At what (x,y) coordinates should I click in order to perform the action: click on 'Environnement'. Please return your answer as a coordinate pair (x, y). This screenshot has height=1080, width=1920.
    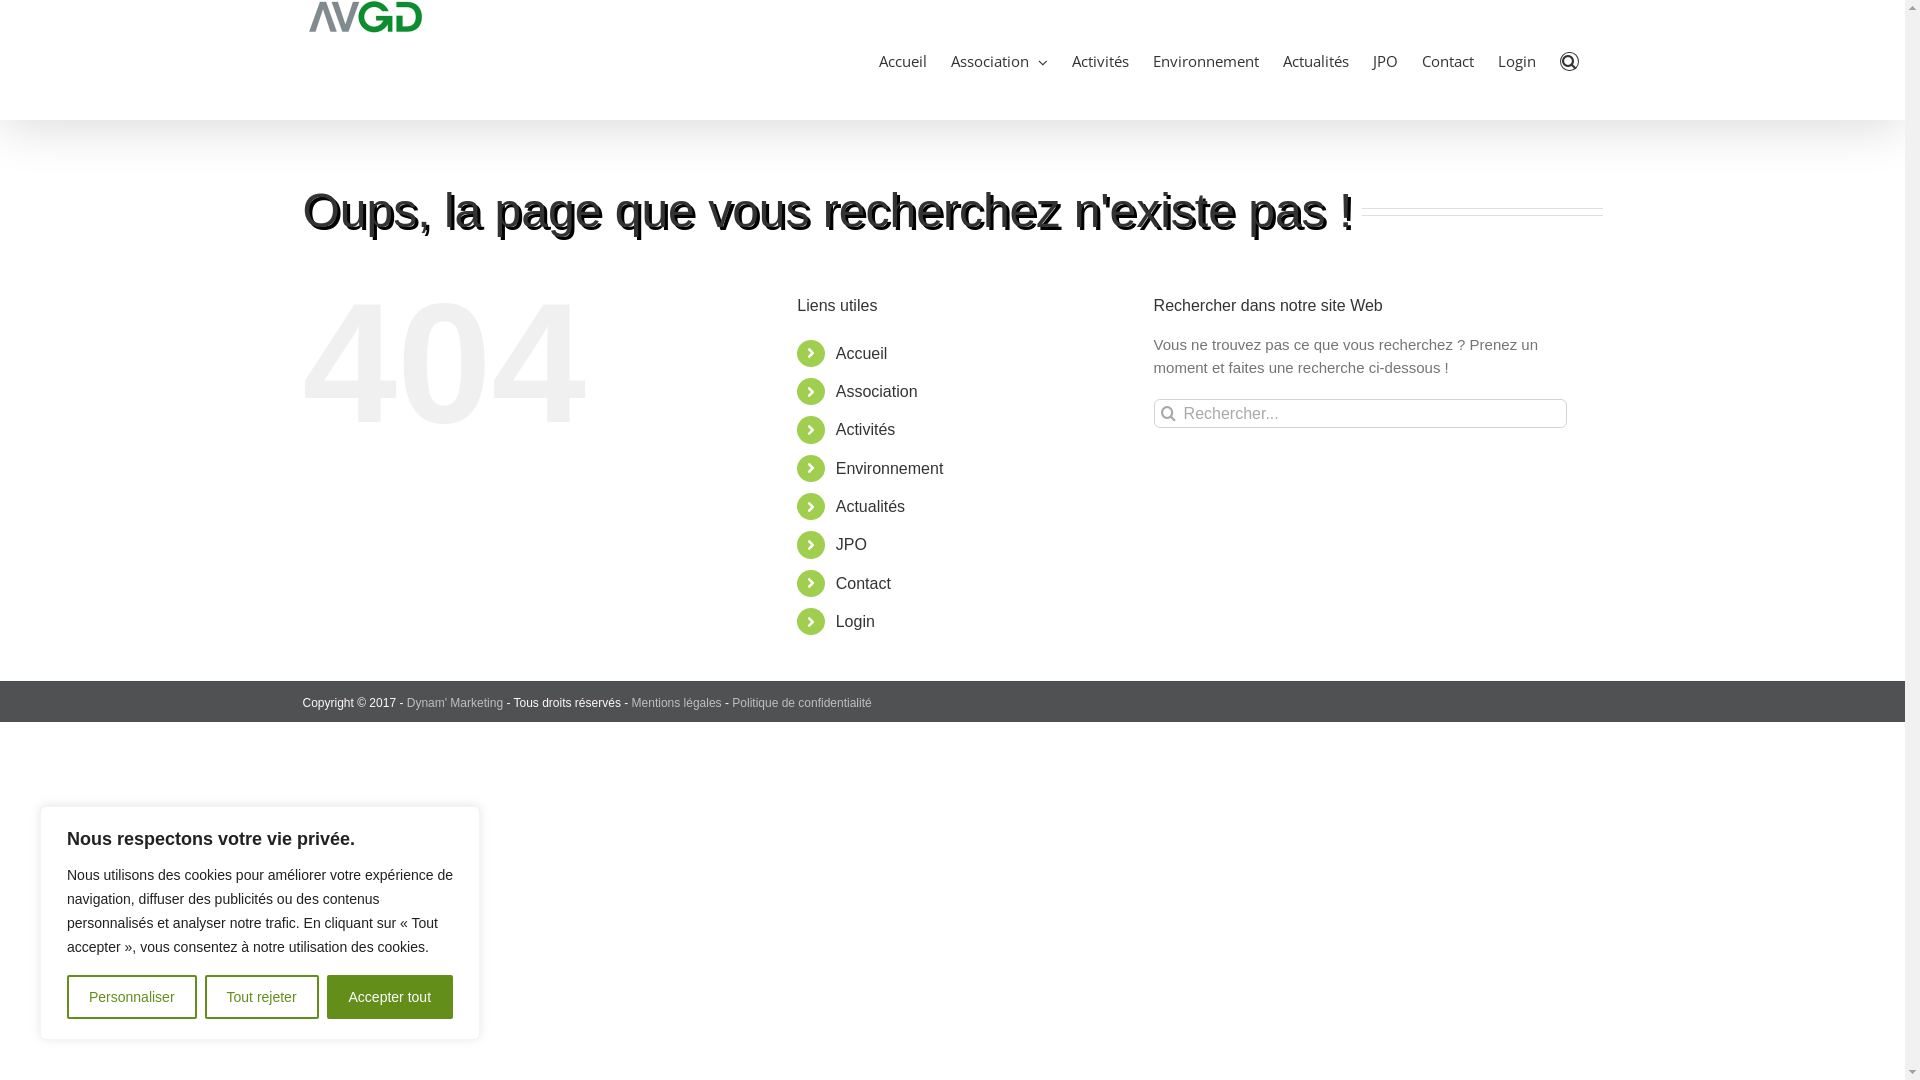
    Looking at the image, I should click on (1204, 59).